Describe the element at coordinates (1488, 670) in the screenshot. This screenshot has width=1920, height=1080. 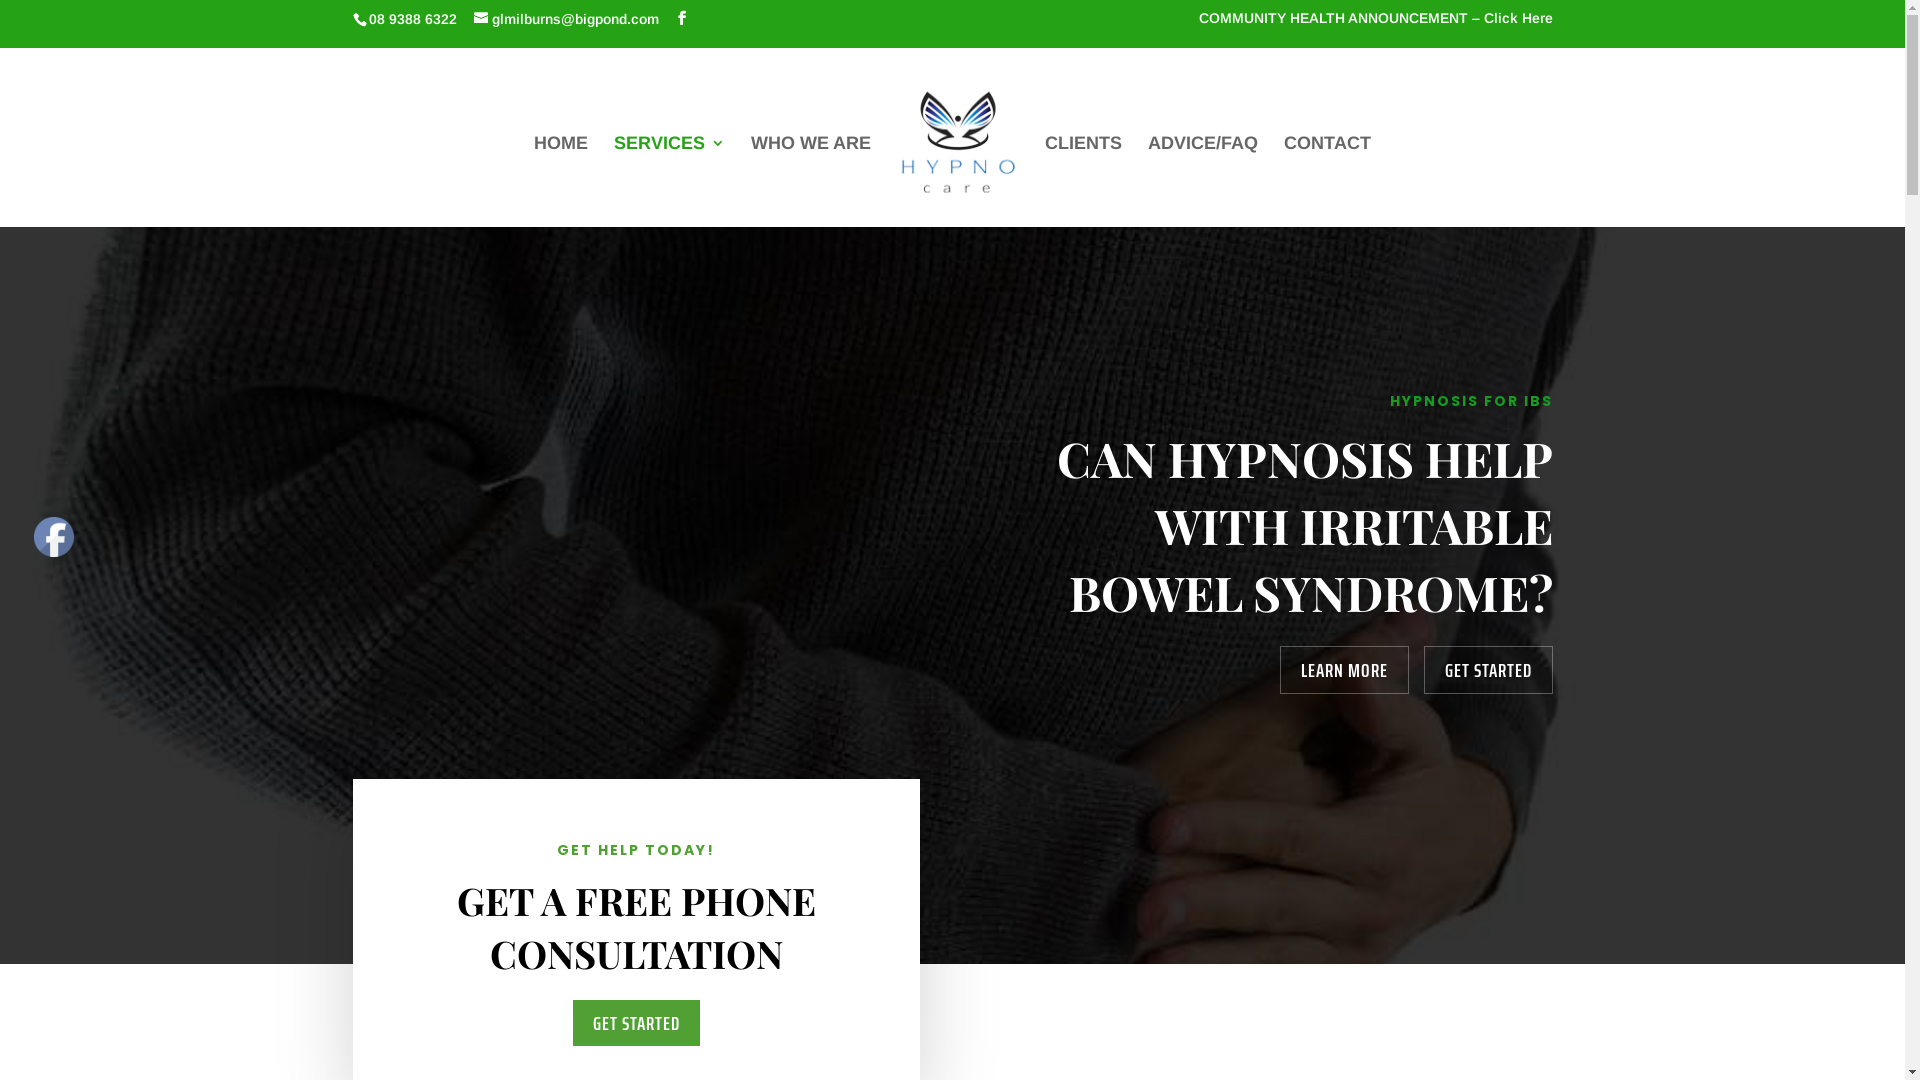
I see `'GET STARTED'` at that location.